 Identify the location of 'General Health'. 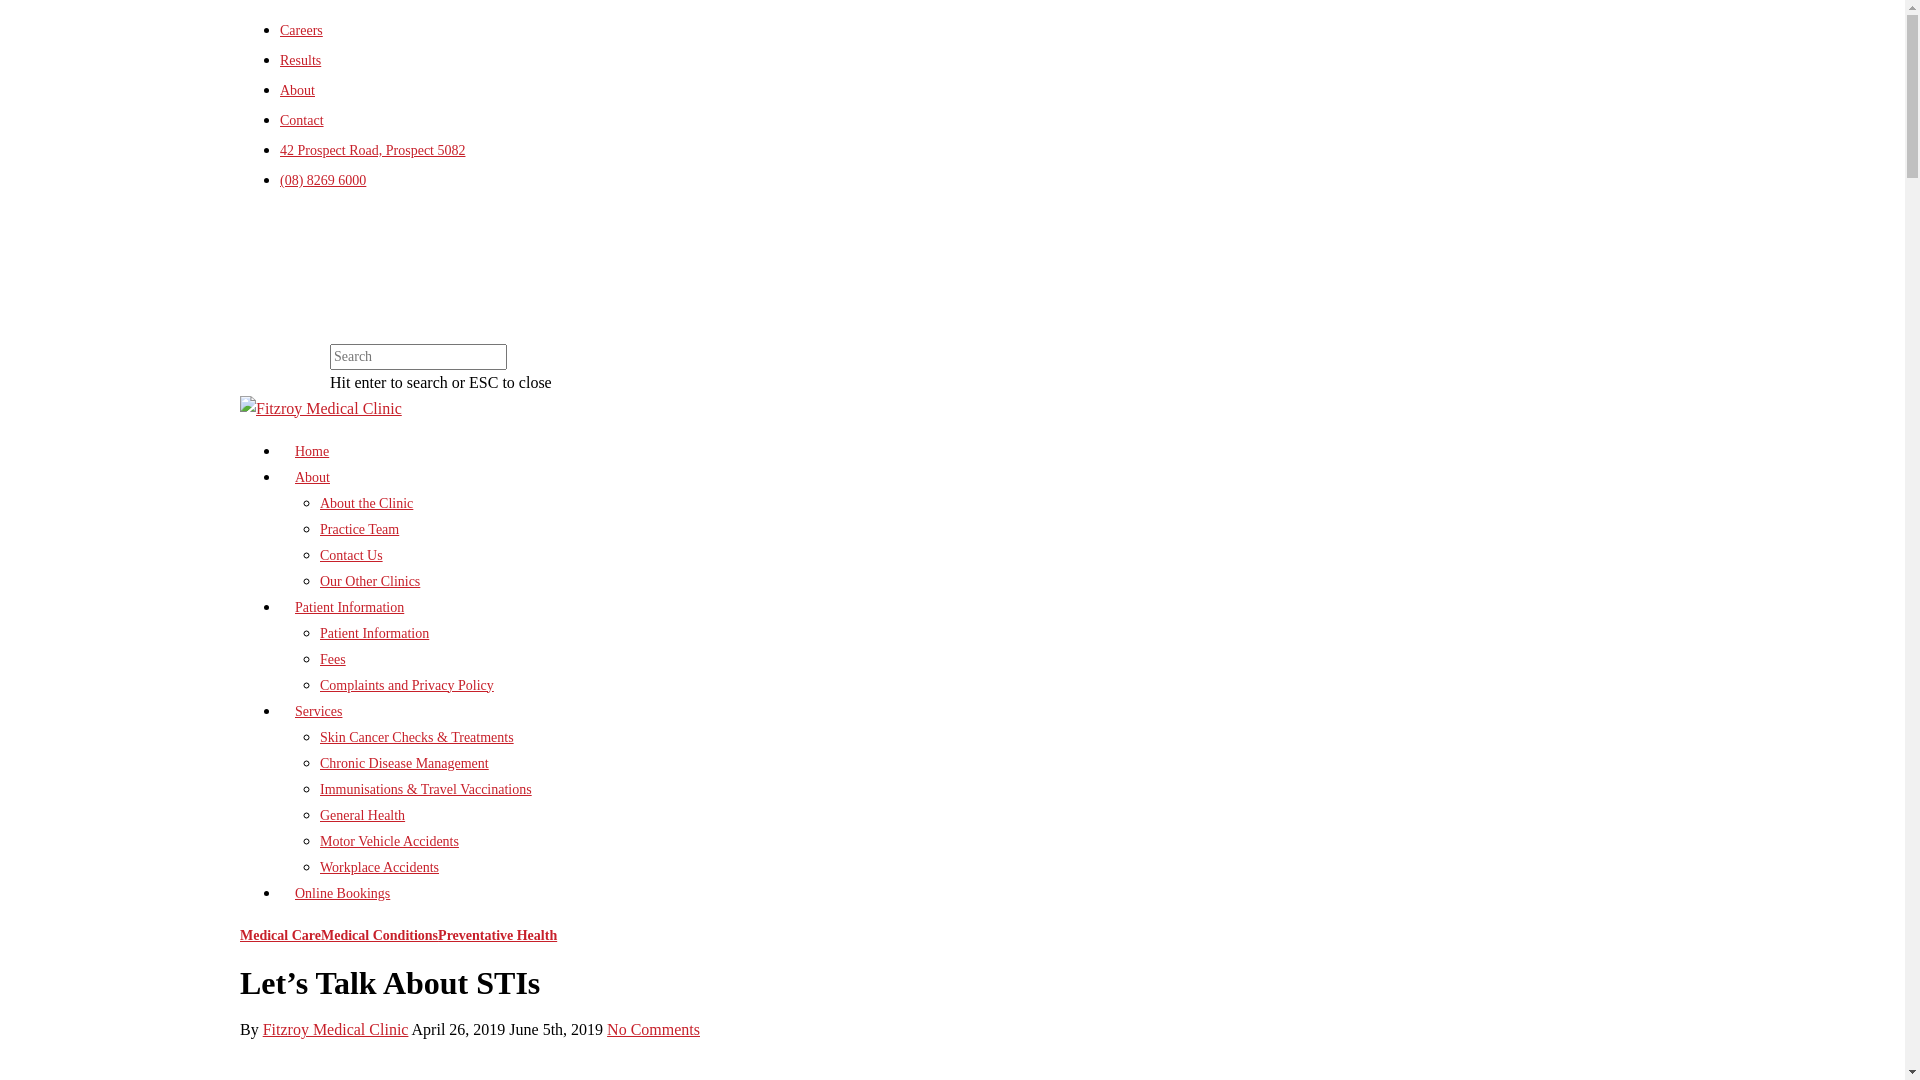
(362, 815).